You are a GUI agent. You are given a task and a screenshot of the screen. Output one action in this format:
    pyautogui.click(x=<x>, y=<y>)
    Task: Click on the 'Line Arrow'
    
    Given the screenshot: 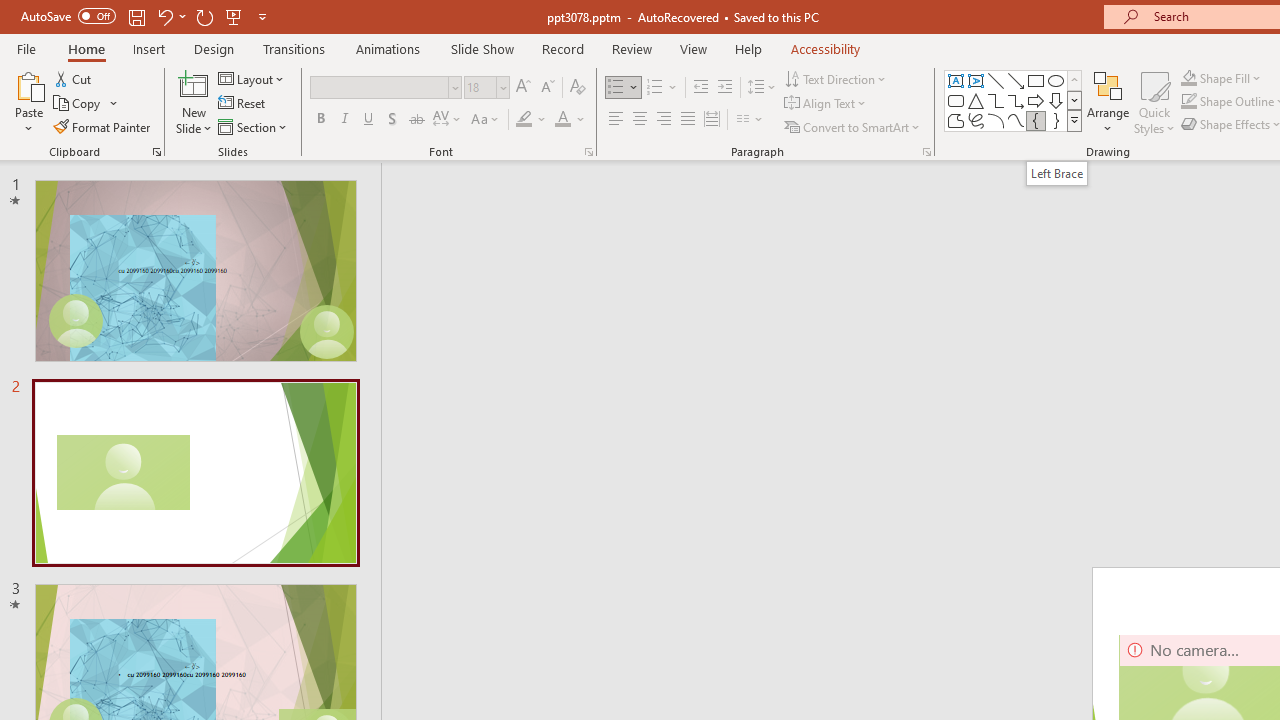 What is the action you would take?
    pyautogui.click(x=1016, y=80)
    